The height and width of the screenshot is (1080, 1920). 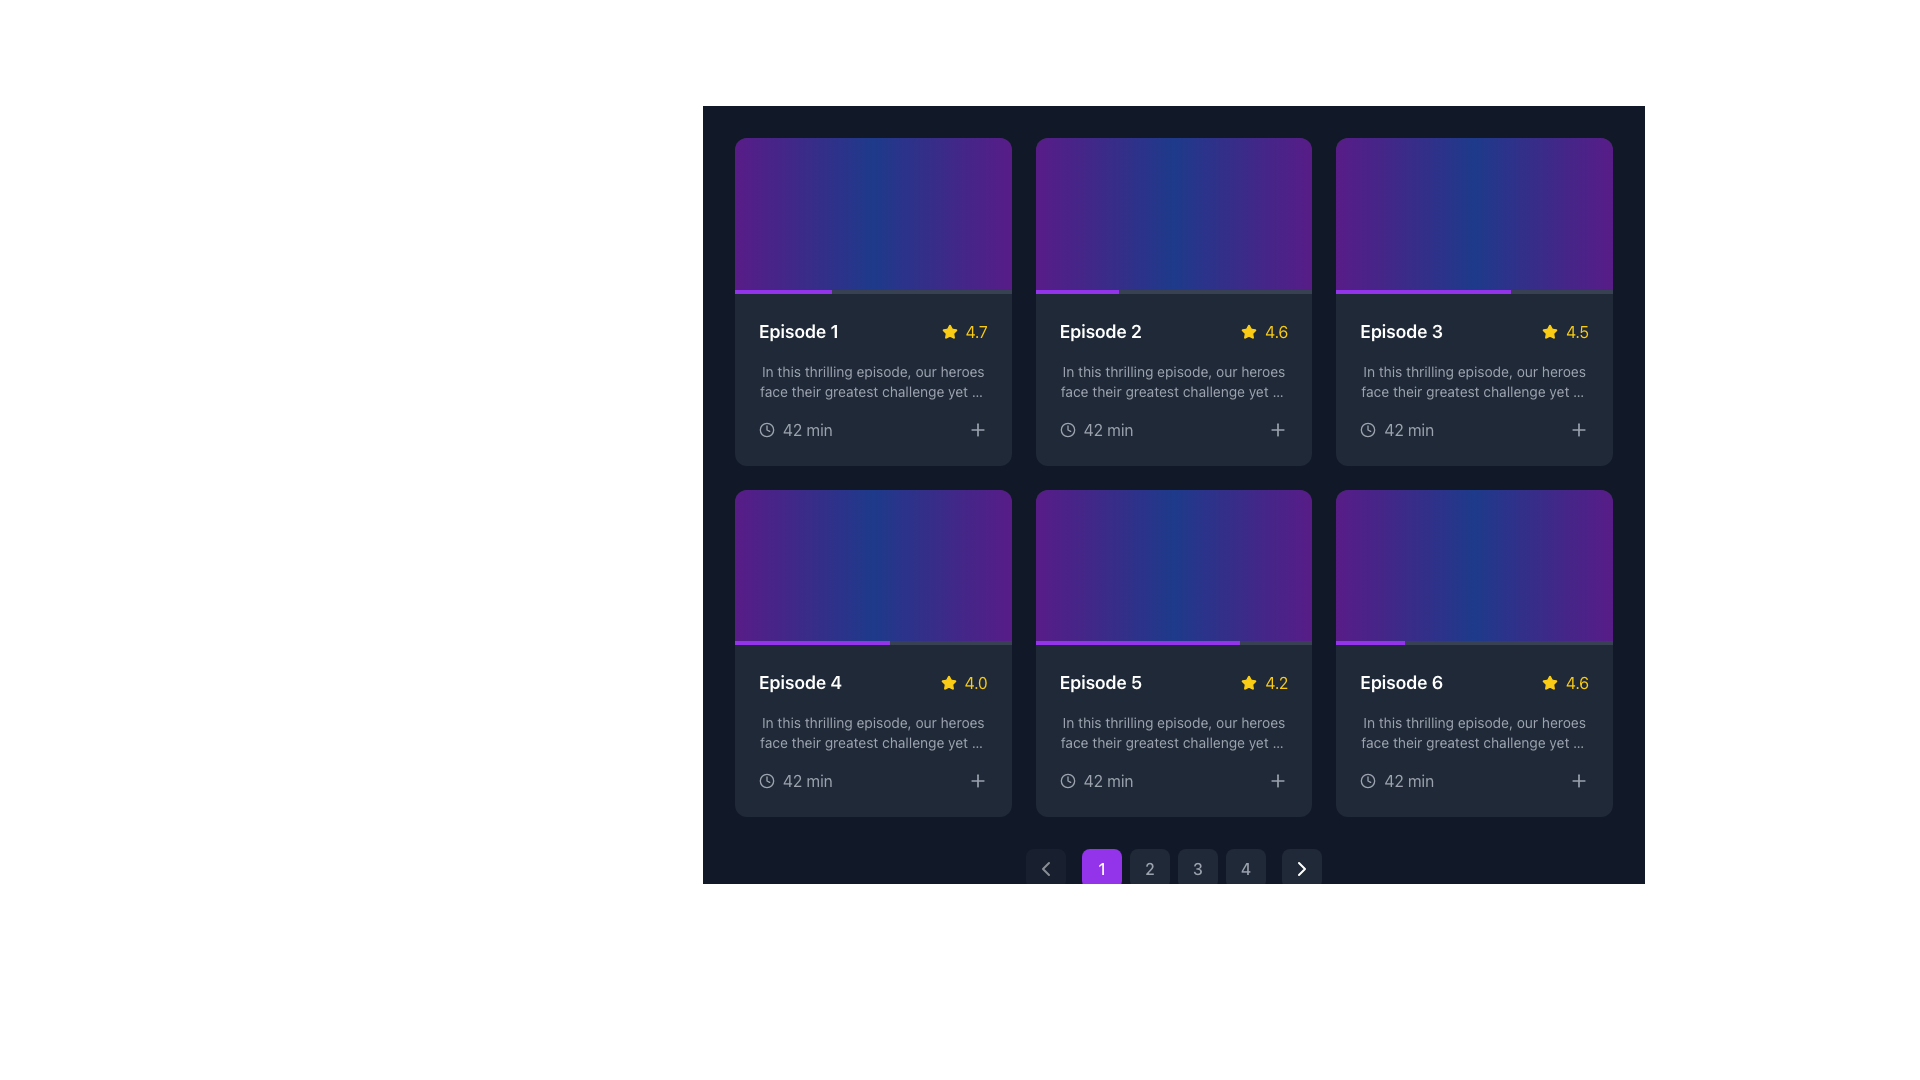 I want to click on the title and rating display element located at the top-left corner of the first card in the grid layout, so click(x=873, y=330).